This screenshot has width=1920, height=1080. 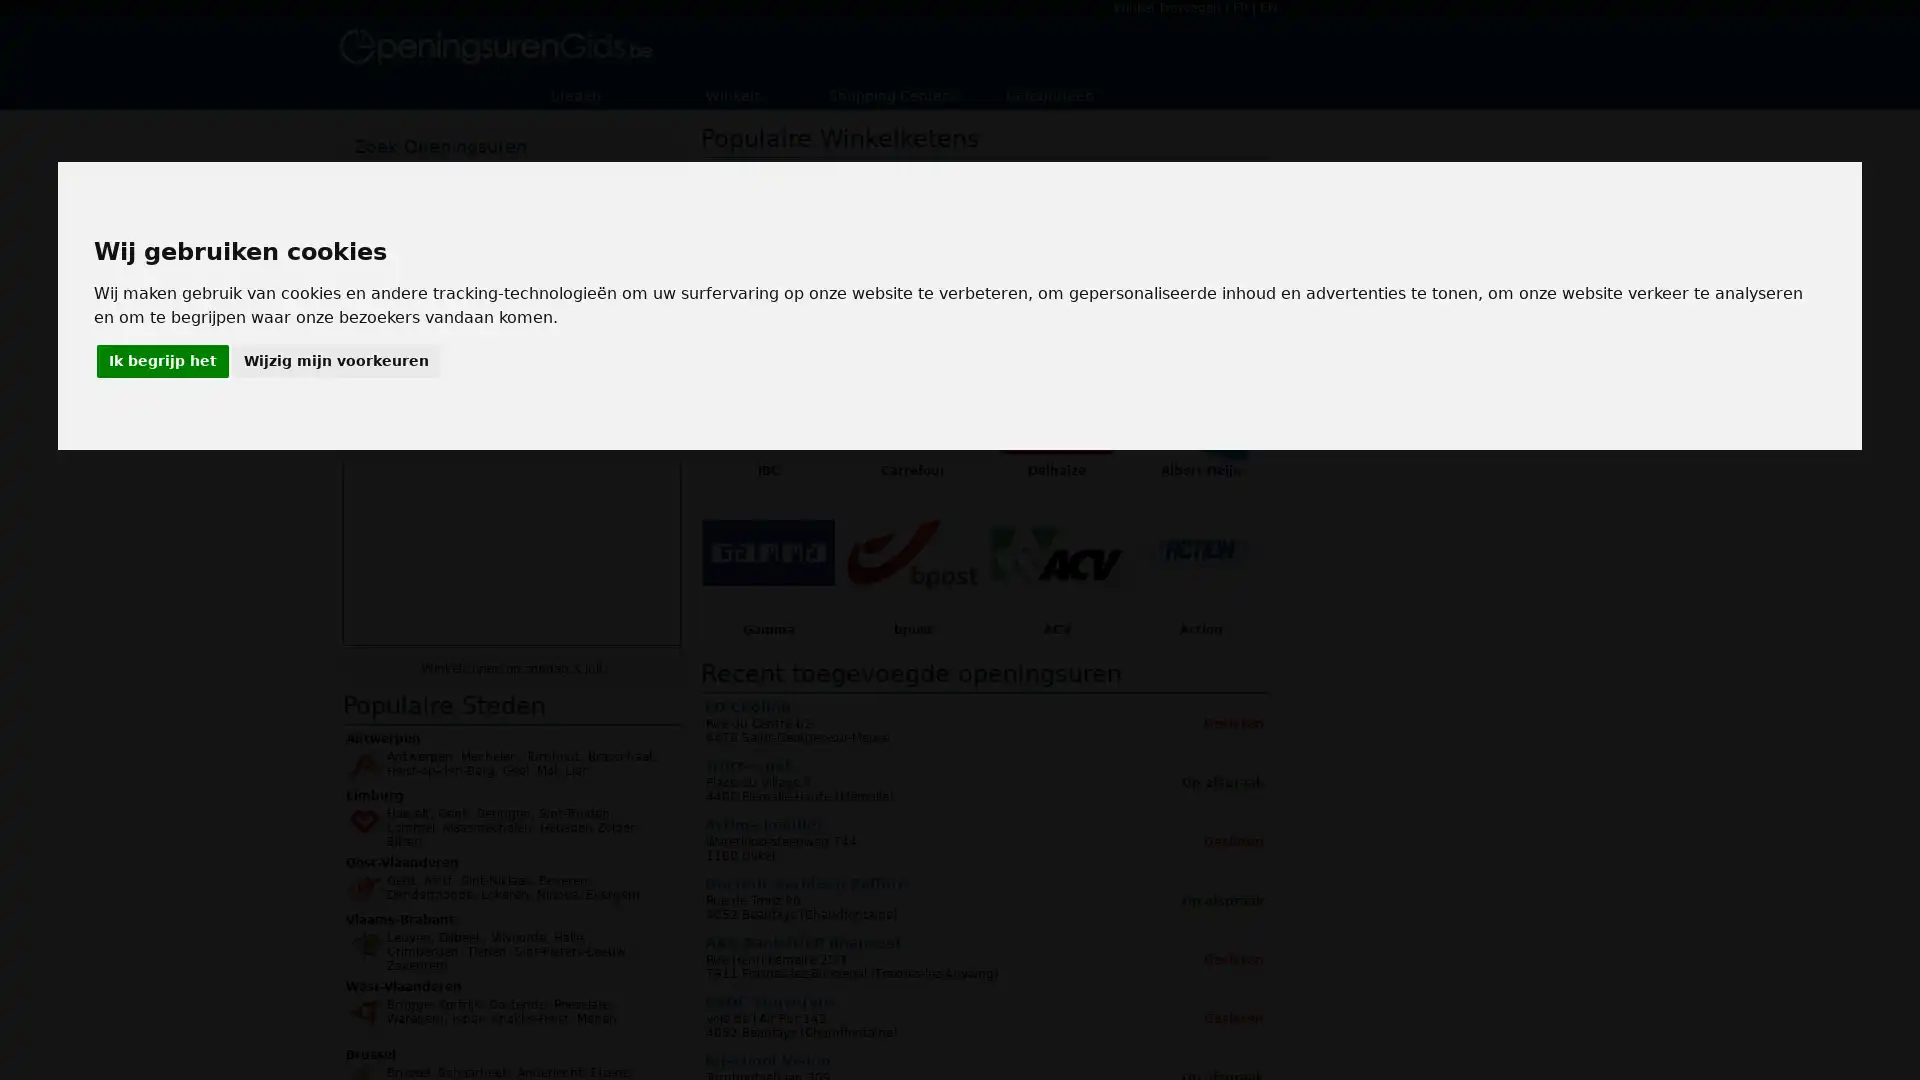 What do you see at coordinates (335, 361) in the screenshot?
I see `Wijzig mijn voorkeuren` at bounding box center [335, 361].